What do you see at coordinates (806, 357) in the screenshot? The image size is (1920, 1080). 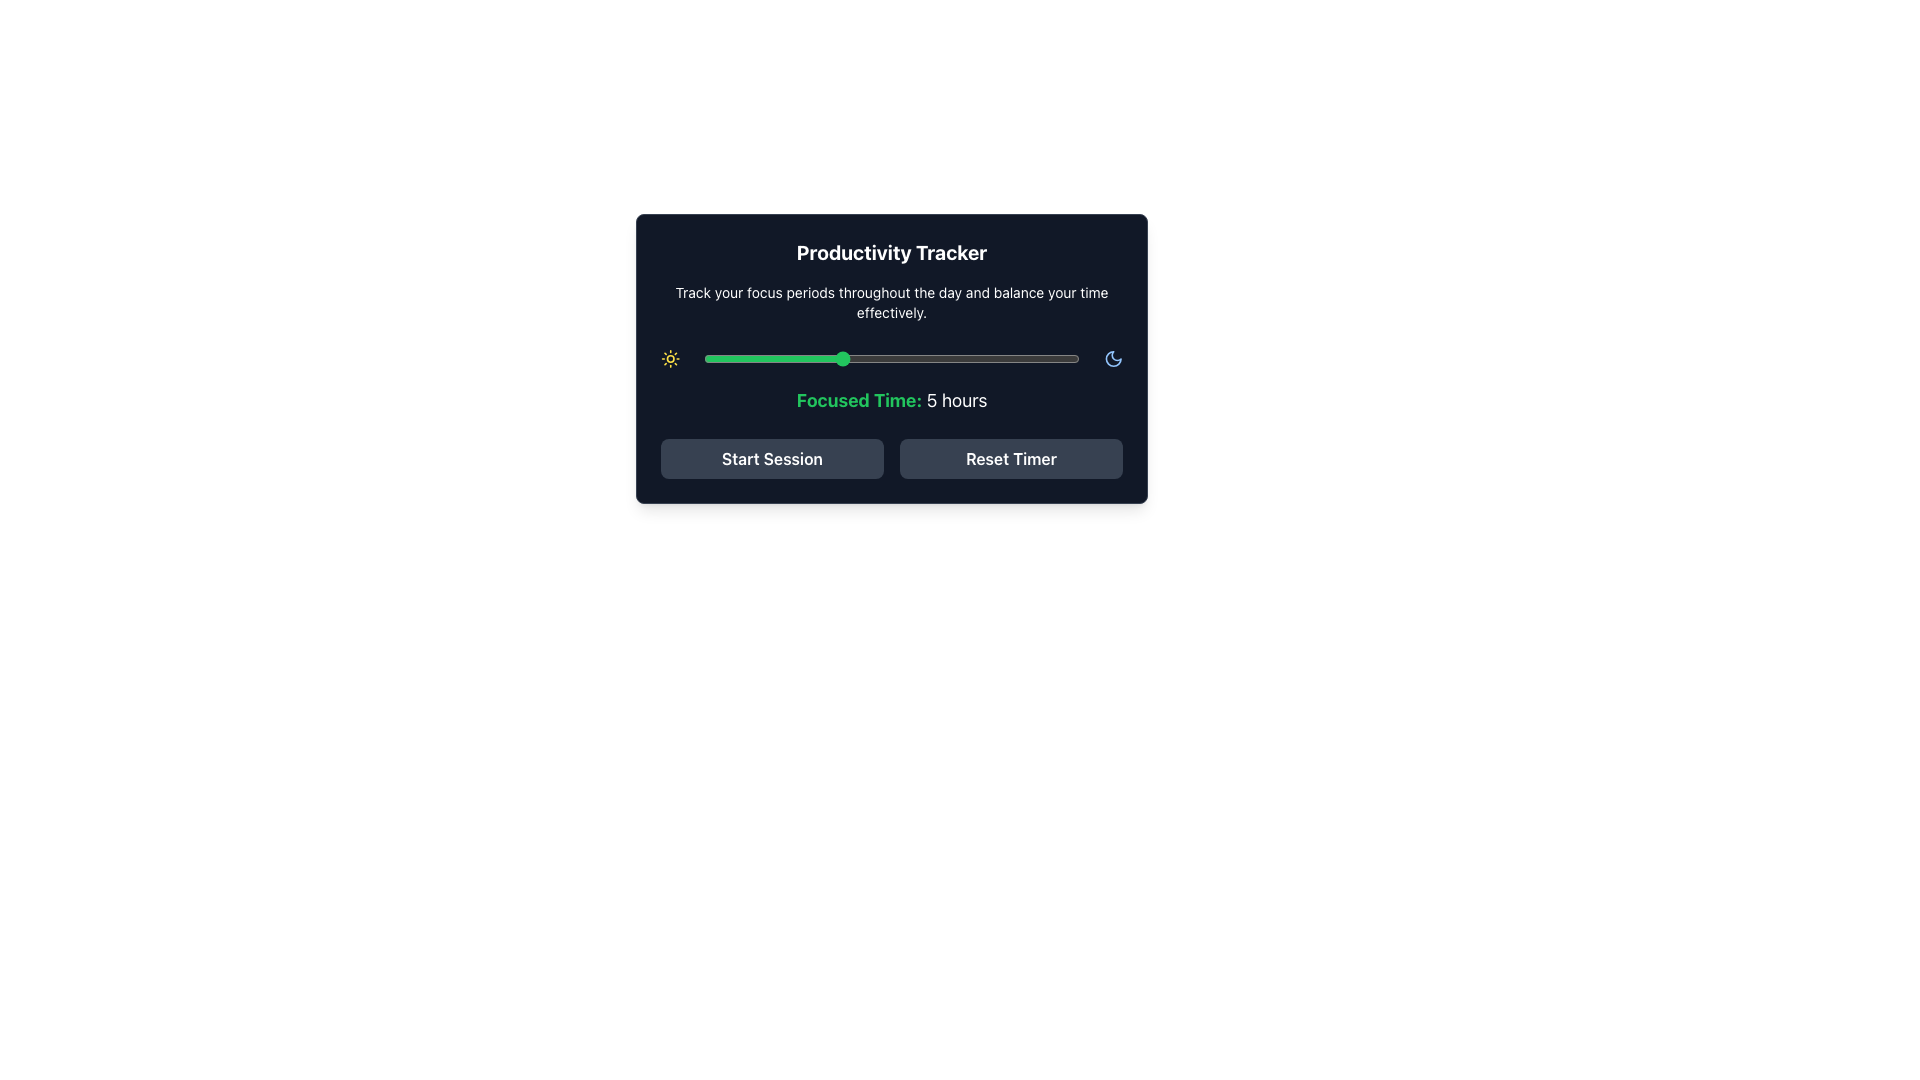 I see `the slider value` at bounding box center [806, 357].